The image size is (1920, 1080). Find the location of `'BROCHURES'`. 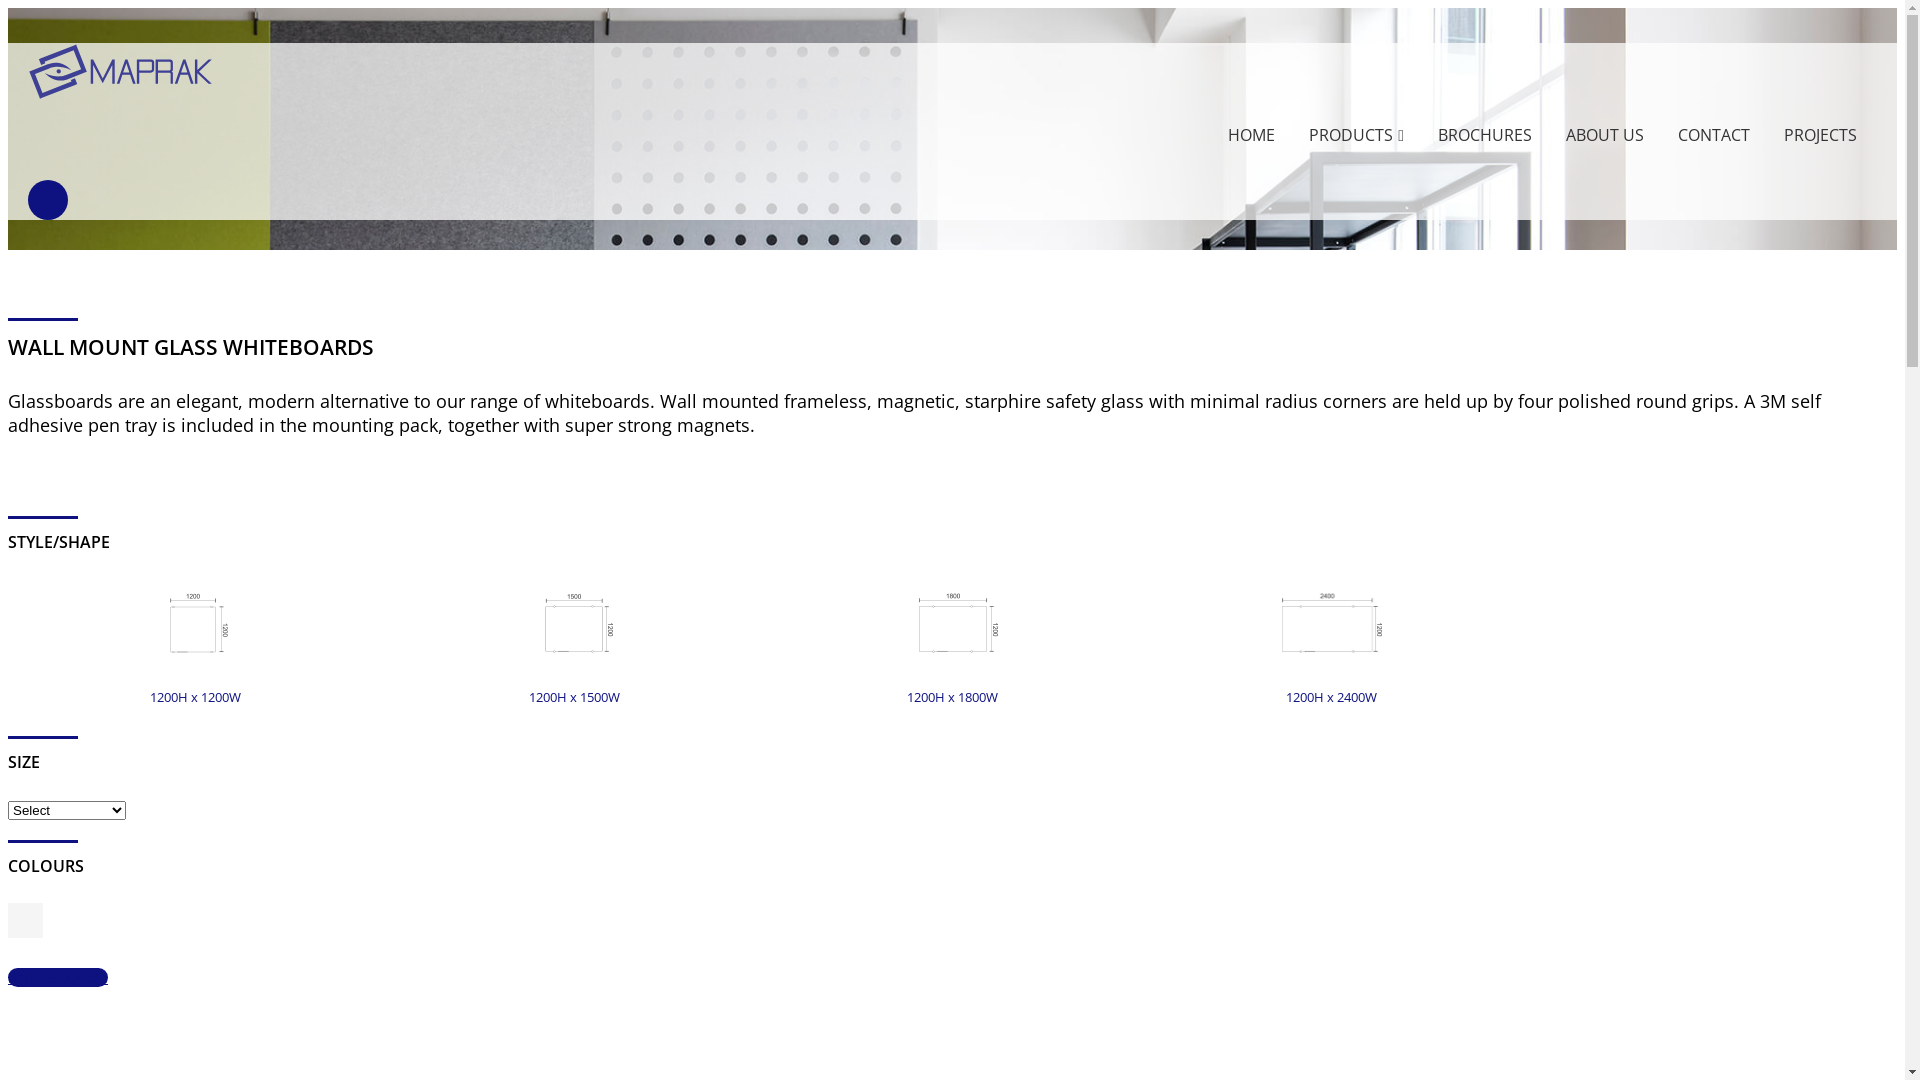

'BROCHURES' is located at coordinates (1432, 135).